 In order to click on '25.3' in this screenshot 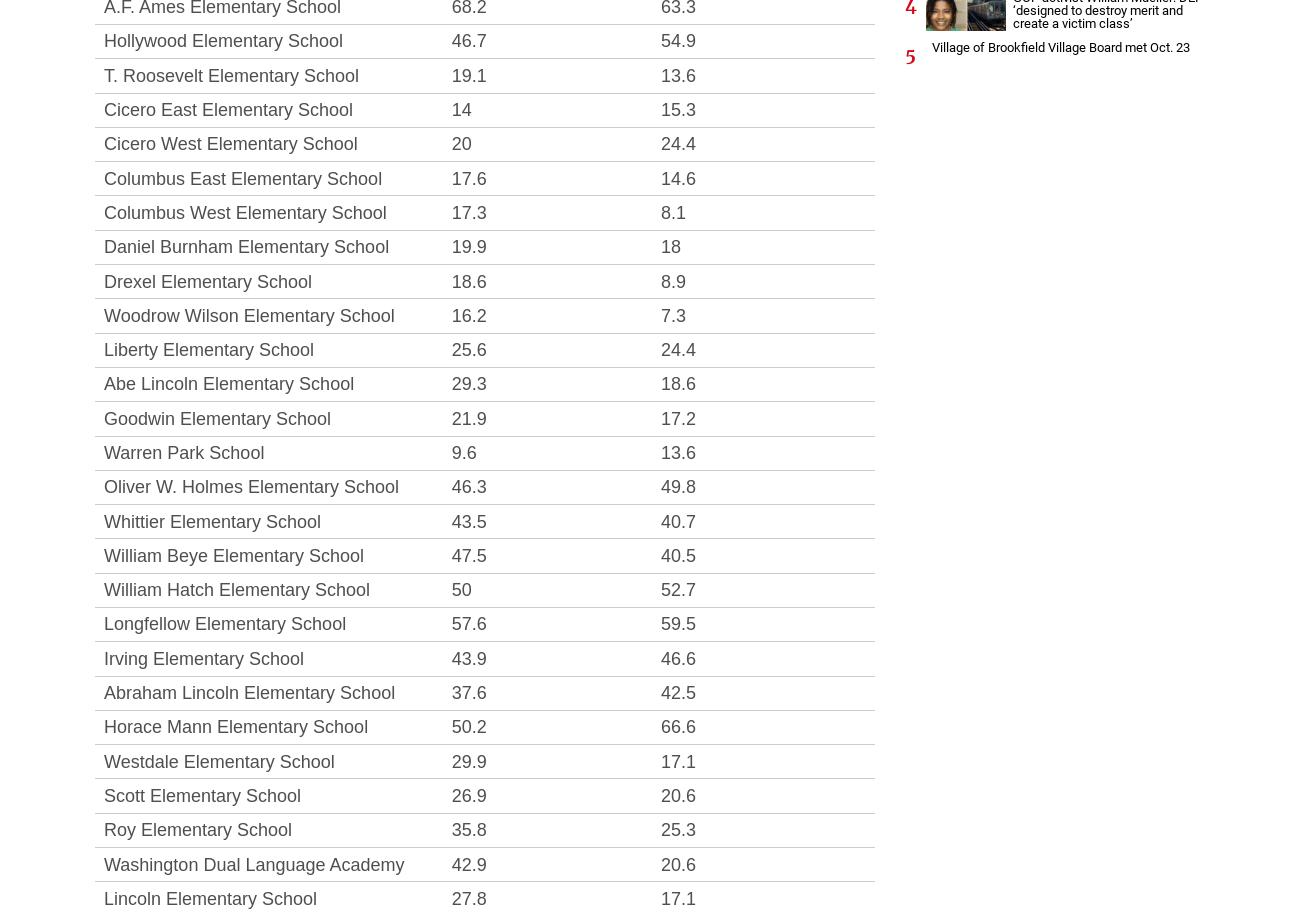, I will do `click(660, 830)`.